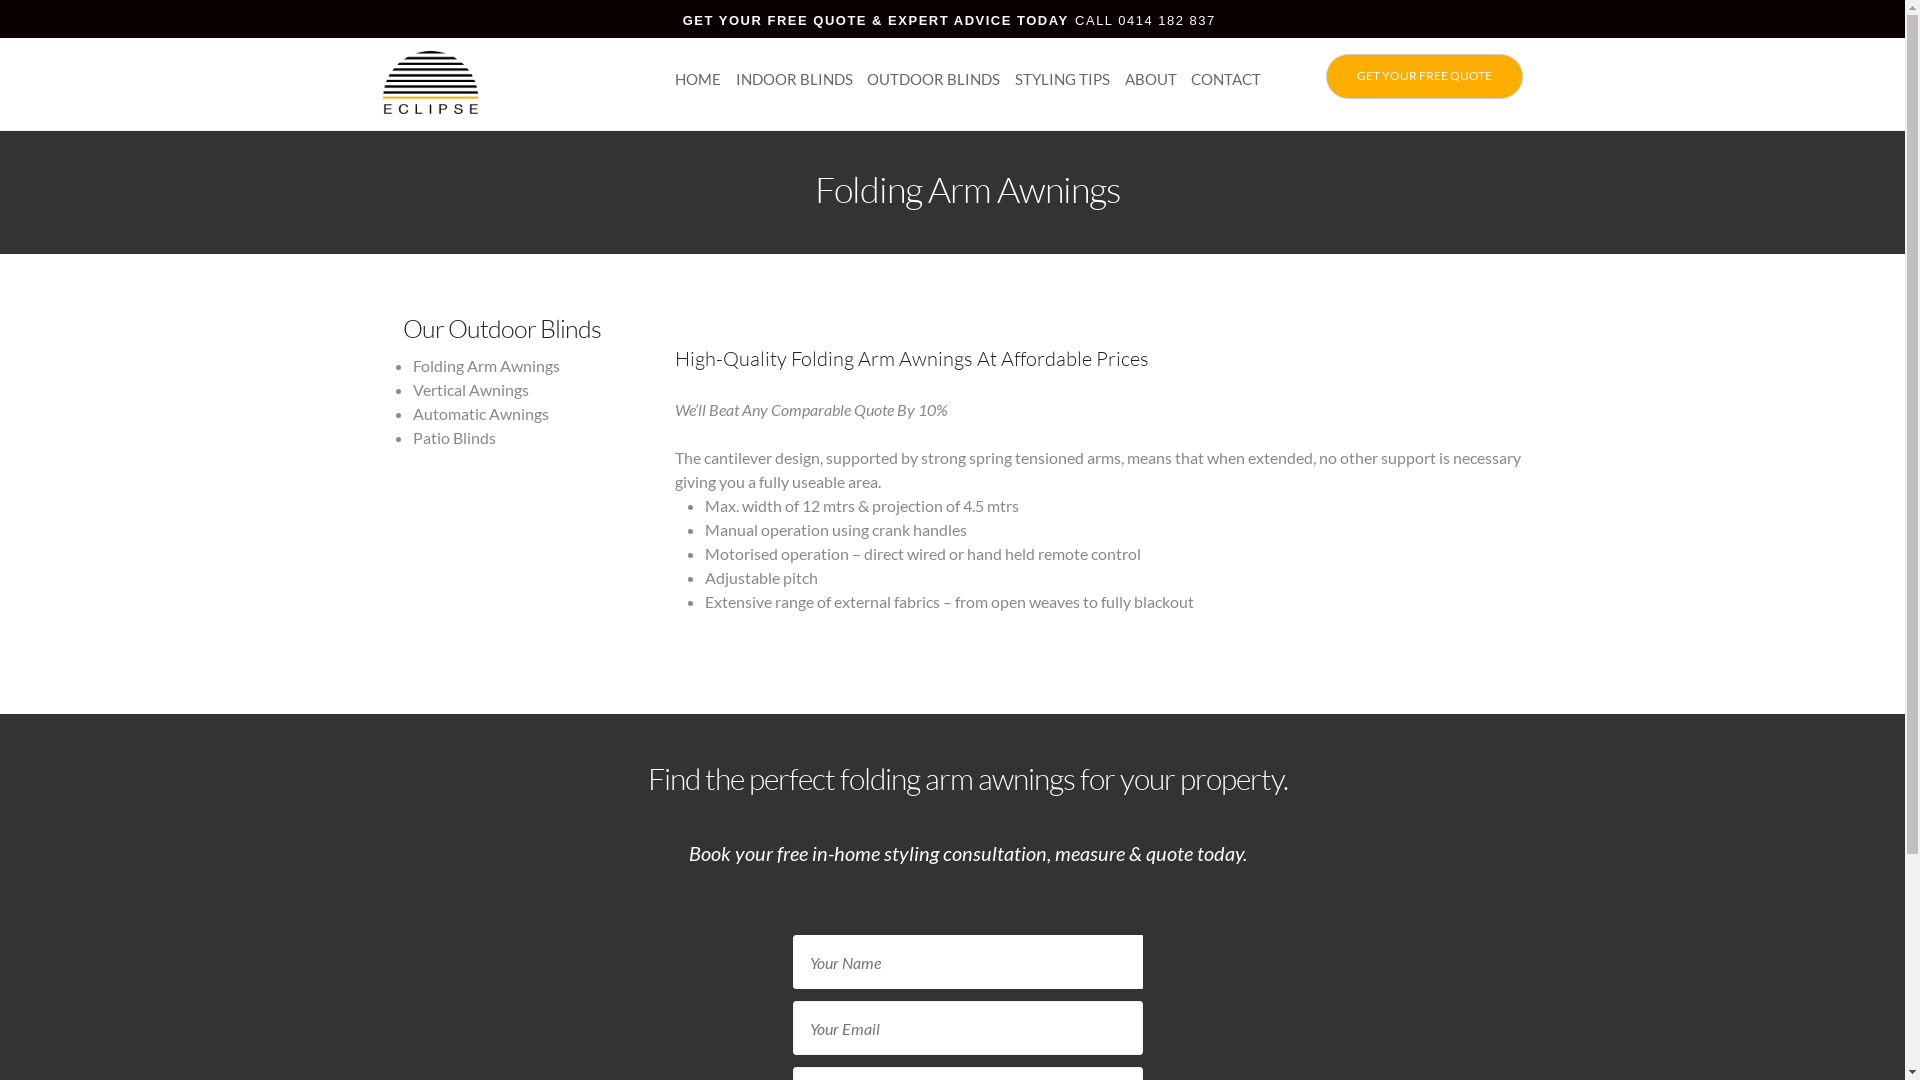  What do you see at coordinates (452, 436) in the screenshot?
I see `'Patio Blinds'` at bounding box center [452, 436].